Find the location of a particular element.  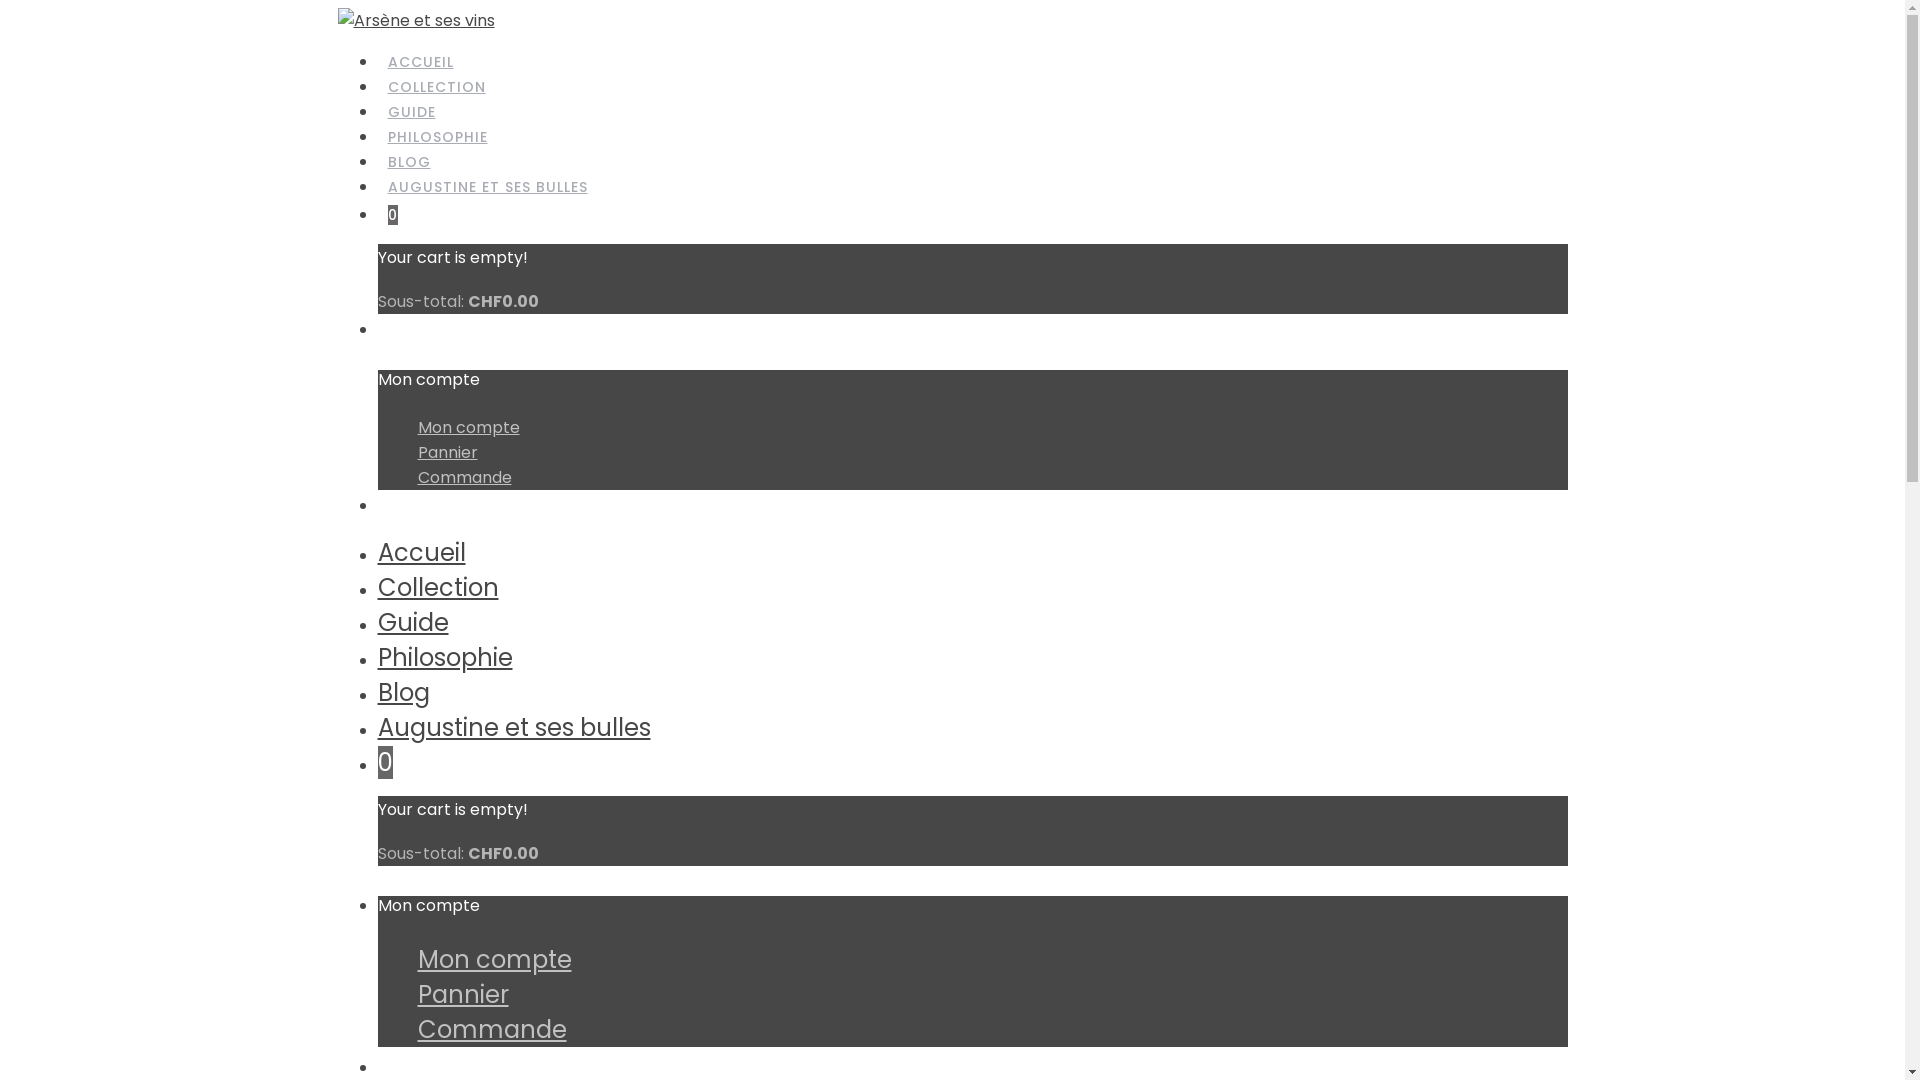

'BLOG' is located at coordinates (408, 161).